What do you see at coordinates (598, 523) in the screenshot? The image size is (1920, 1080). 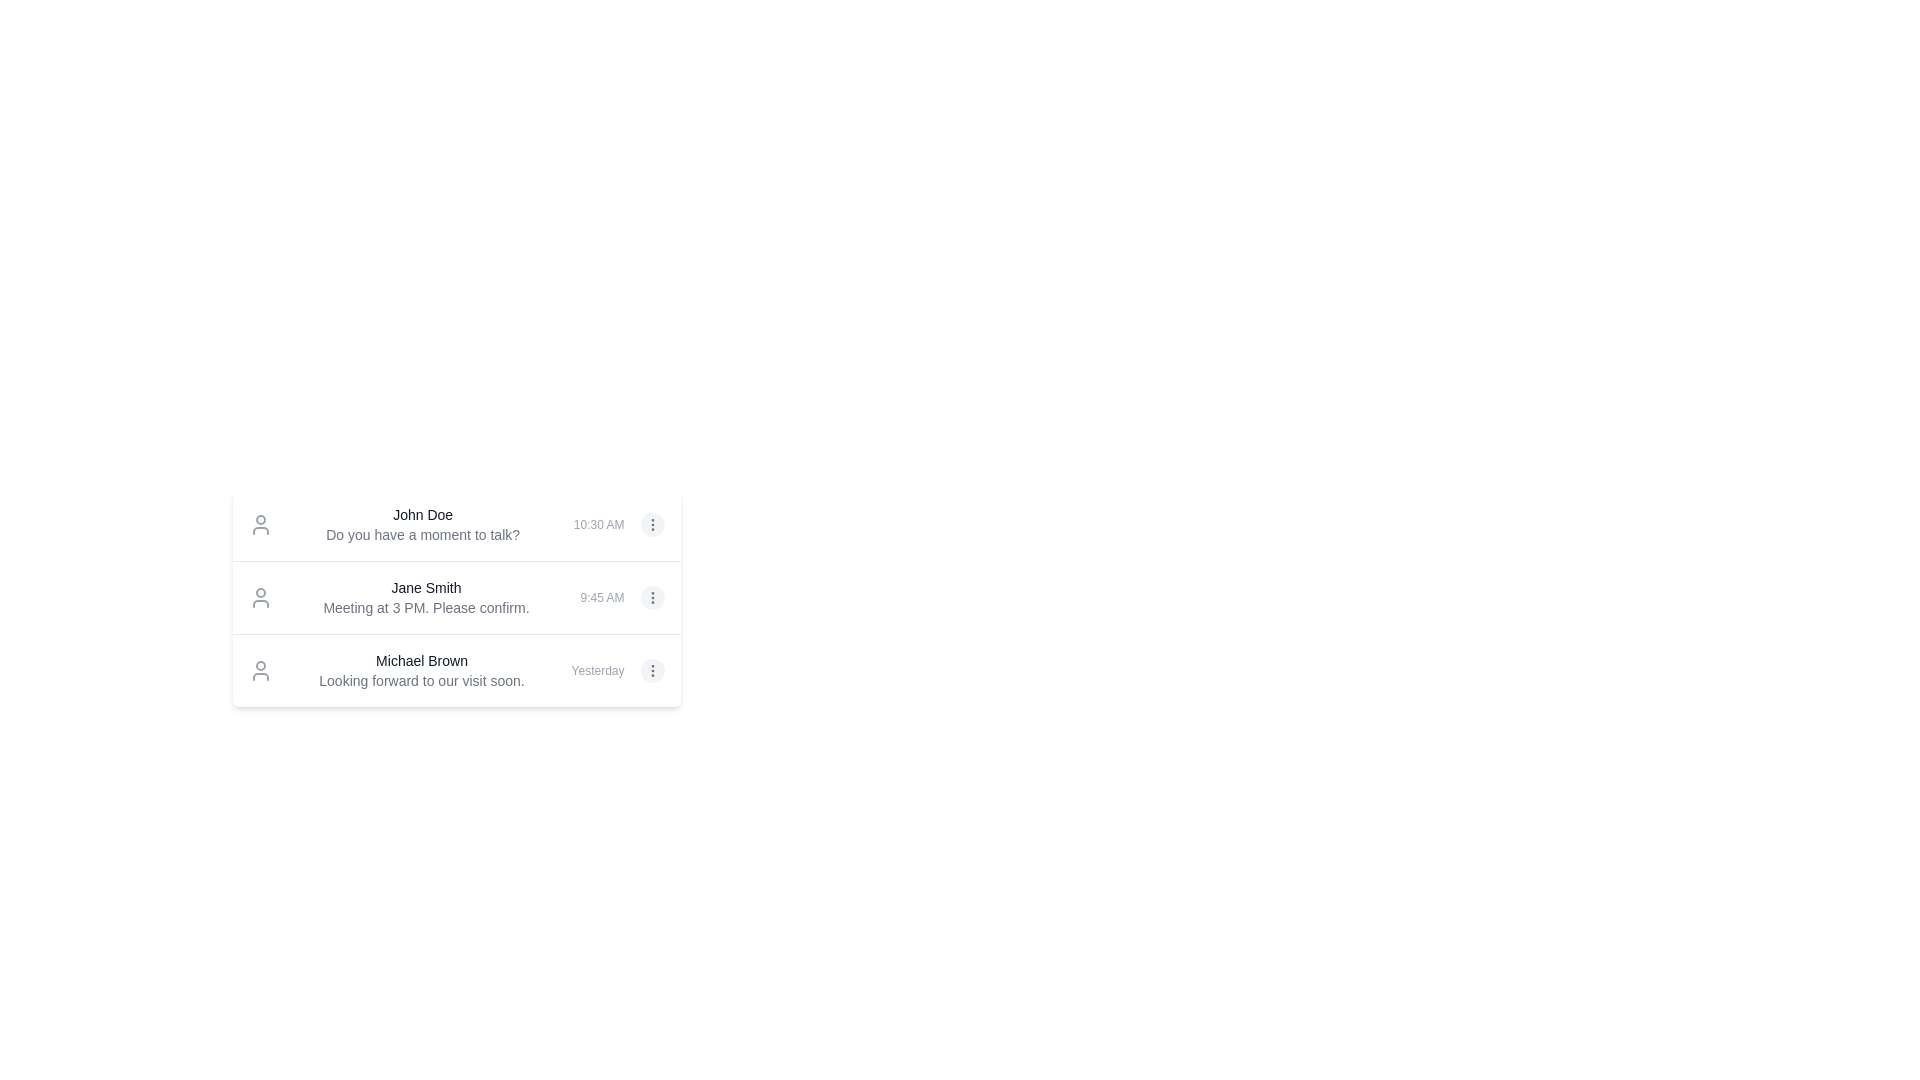 I see `the text label displaying the timestamp '10:30 AM', which is styled in small gray text and positioned to the right of the message entry` at bounding box center [598, 523].